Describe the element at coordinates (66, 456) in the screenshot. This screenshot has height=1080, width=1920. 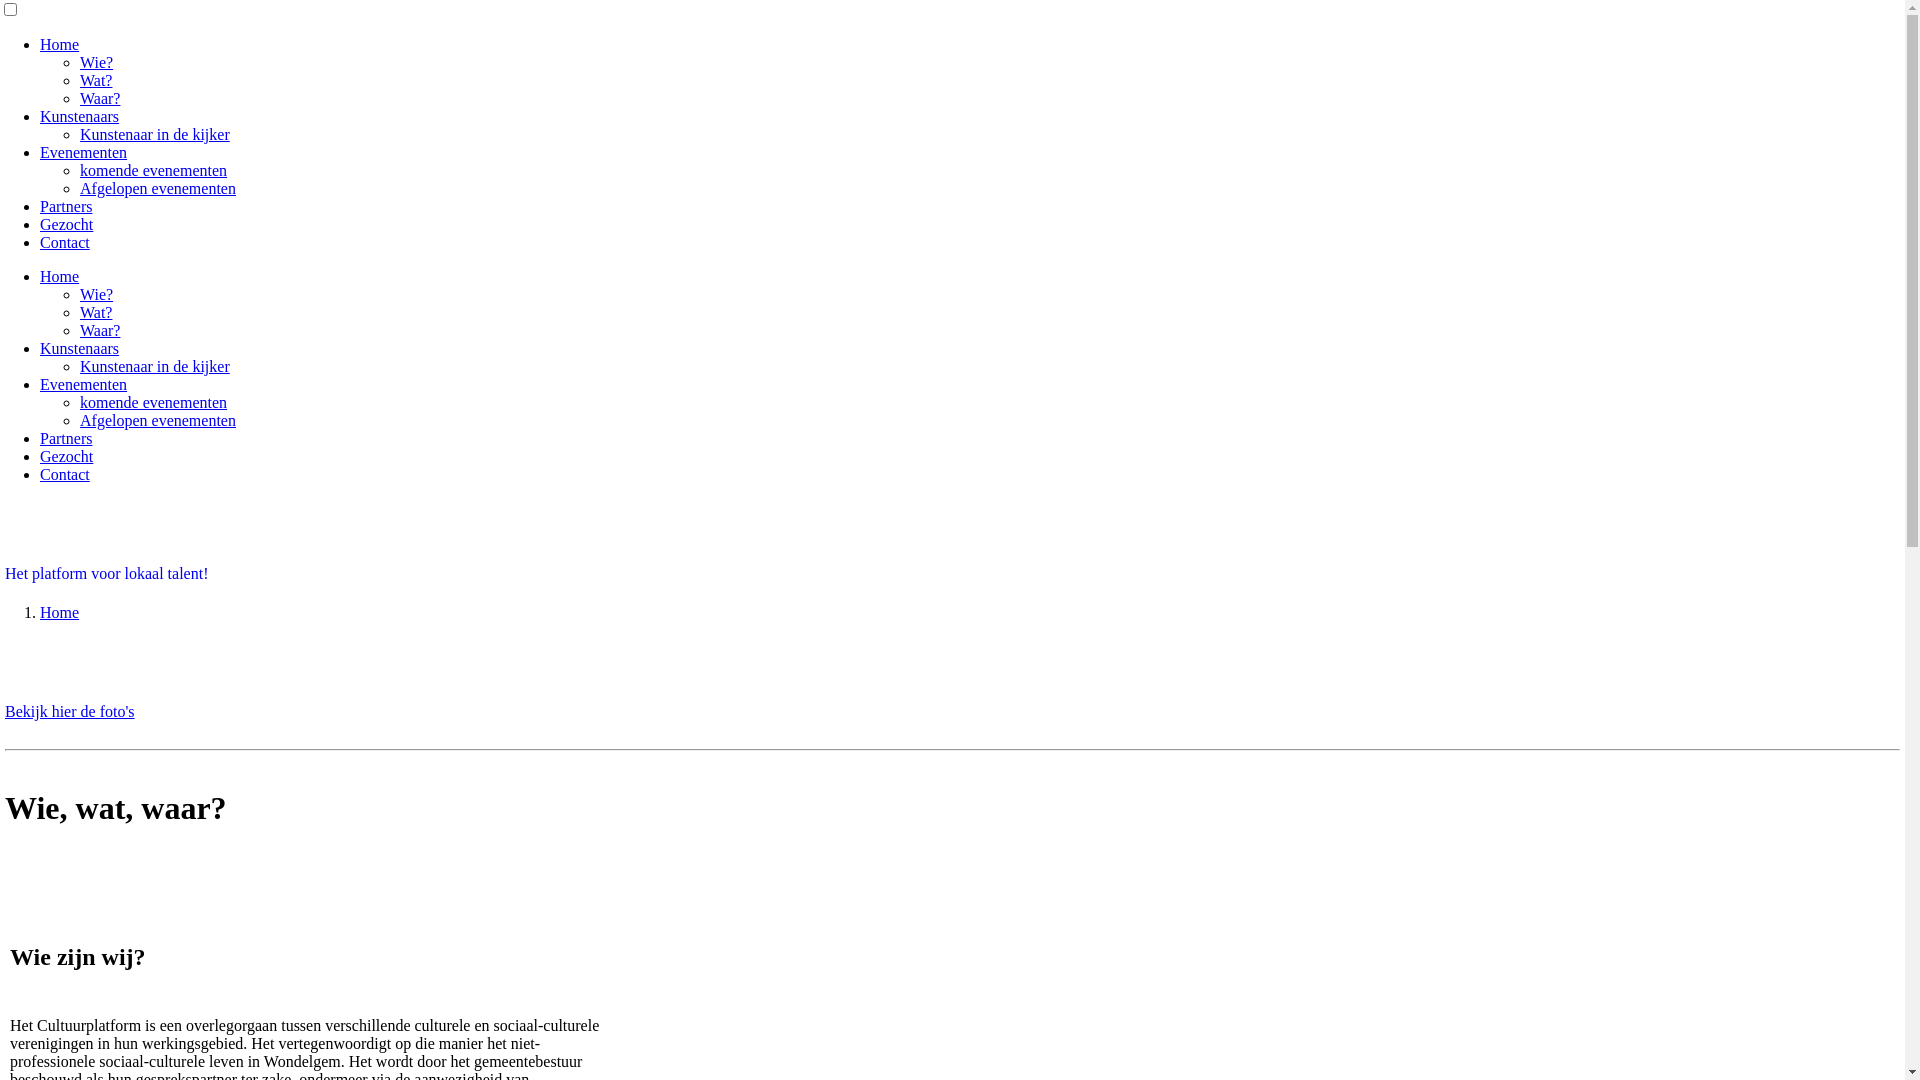
I see `'Gezocht'` at that location.